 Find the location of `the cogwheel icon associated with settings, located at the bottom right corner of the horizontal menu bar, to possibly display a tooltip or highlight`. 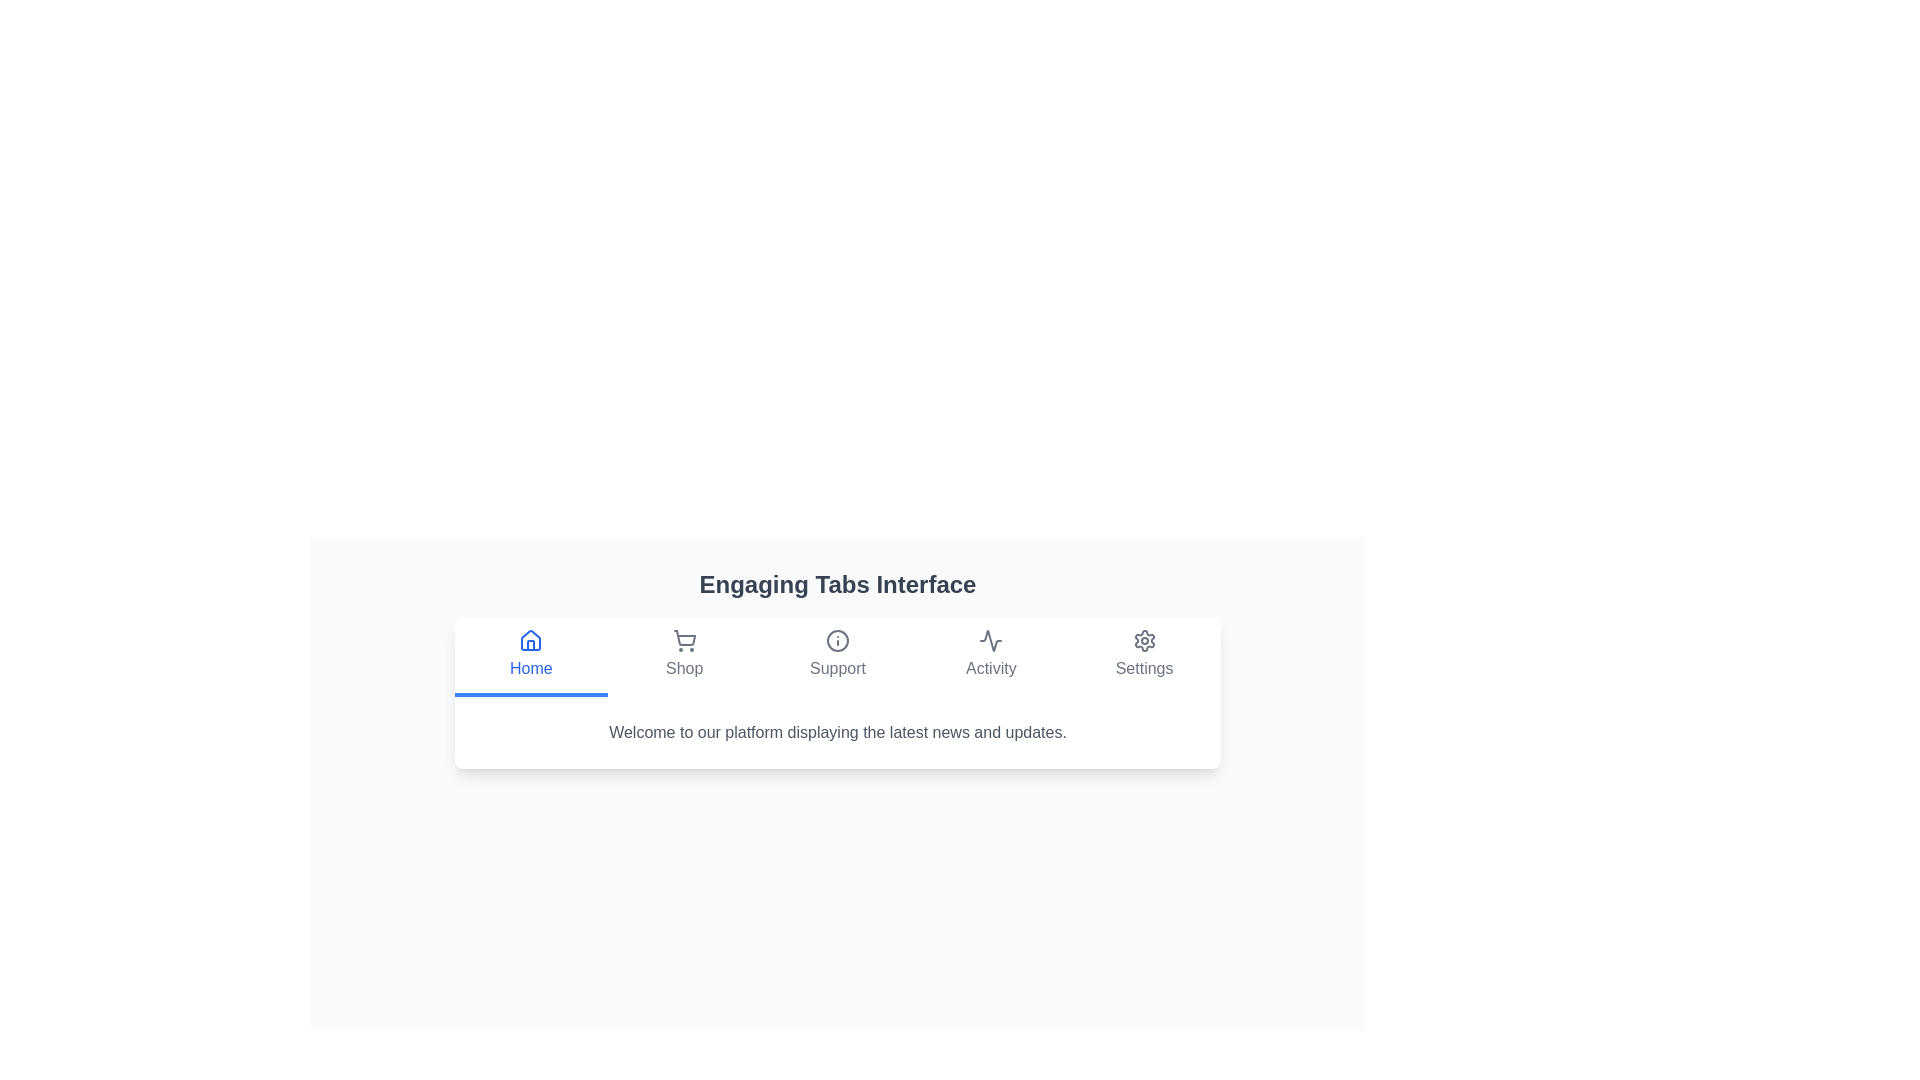

the cogwheel icon associated with settings, located at the bottom right corner of the horizontal menu bar, to possibly display a tooltip or highlight is located at coordinates (1144, 640).